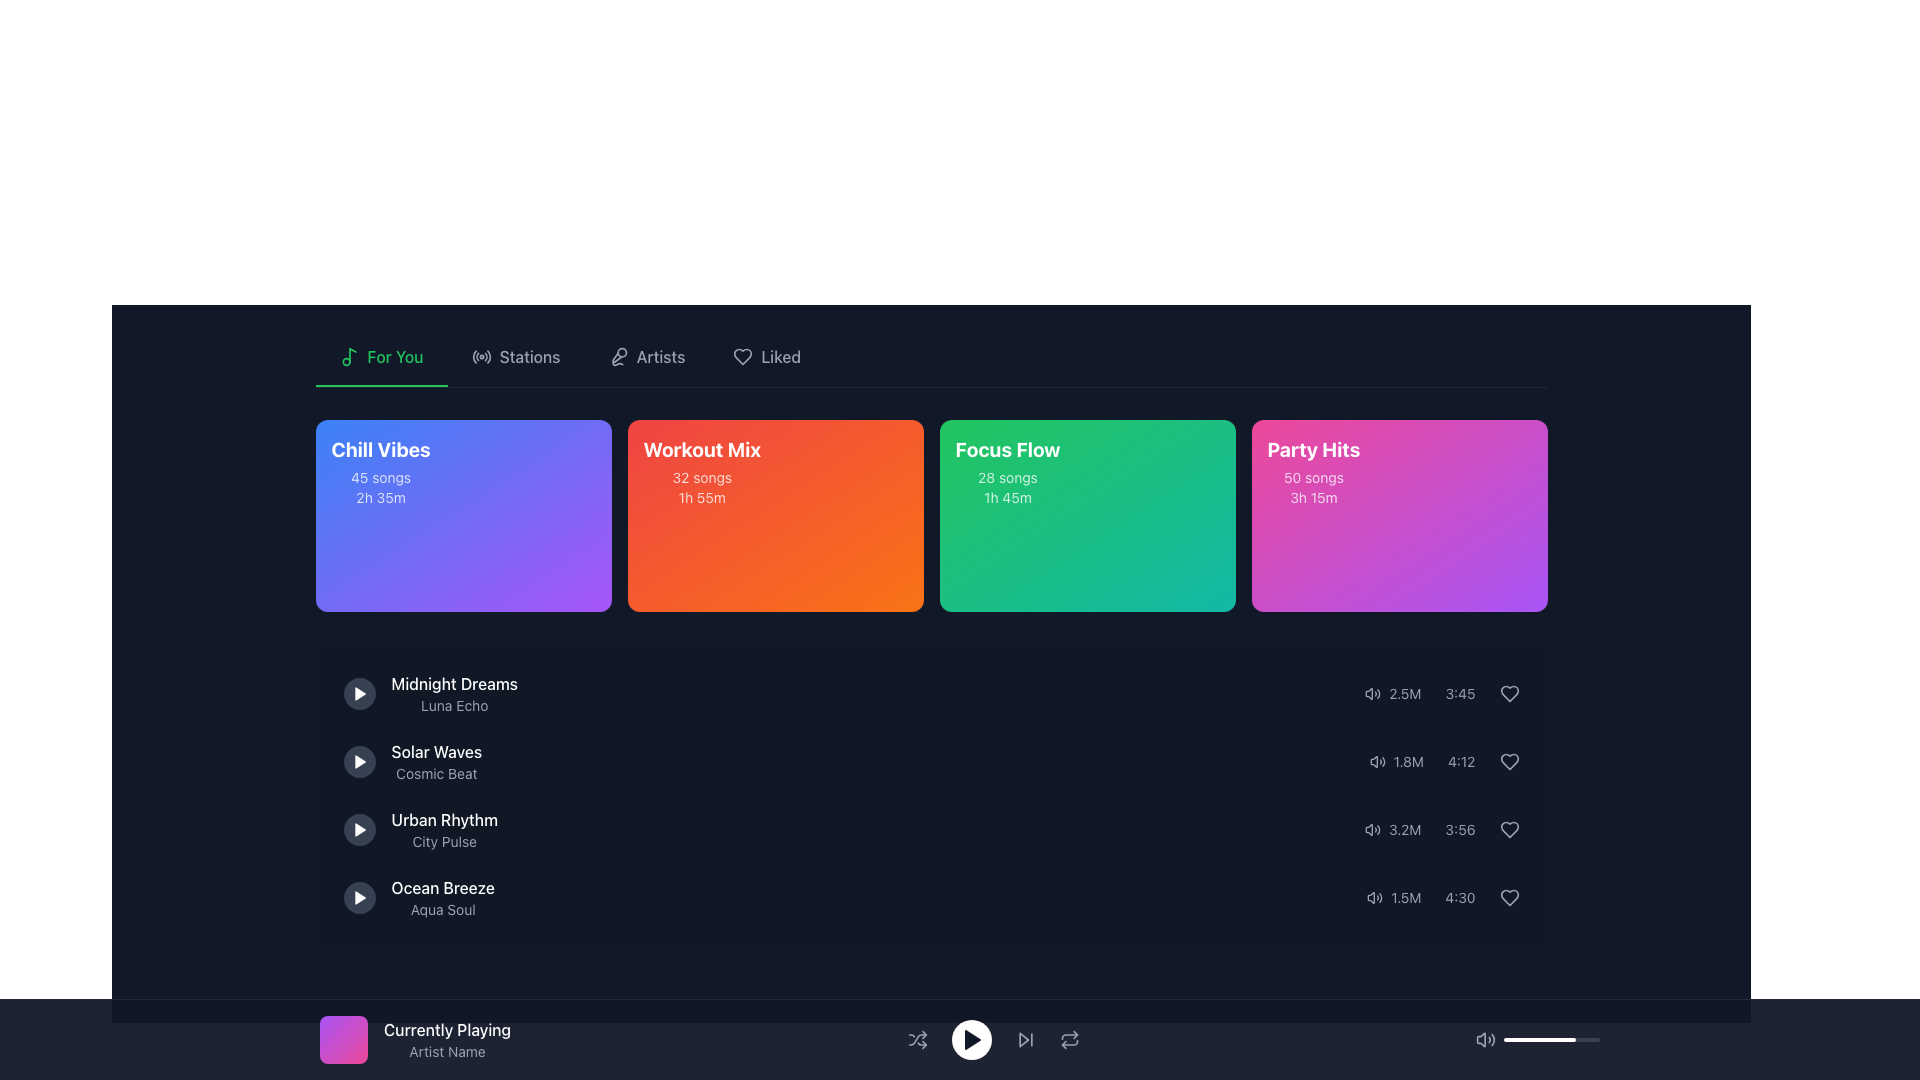  What do you see at coordinates (1509, 897) in the screenshot?
I see `the 'like' icon button located in the last row of the listed songs` at bounding box center [1509, 897].